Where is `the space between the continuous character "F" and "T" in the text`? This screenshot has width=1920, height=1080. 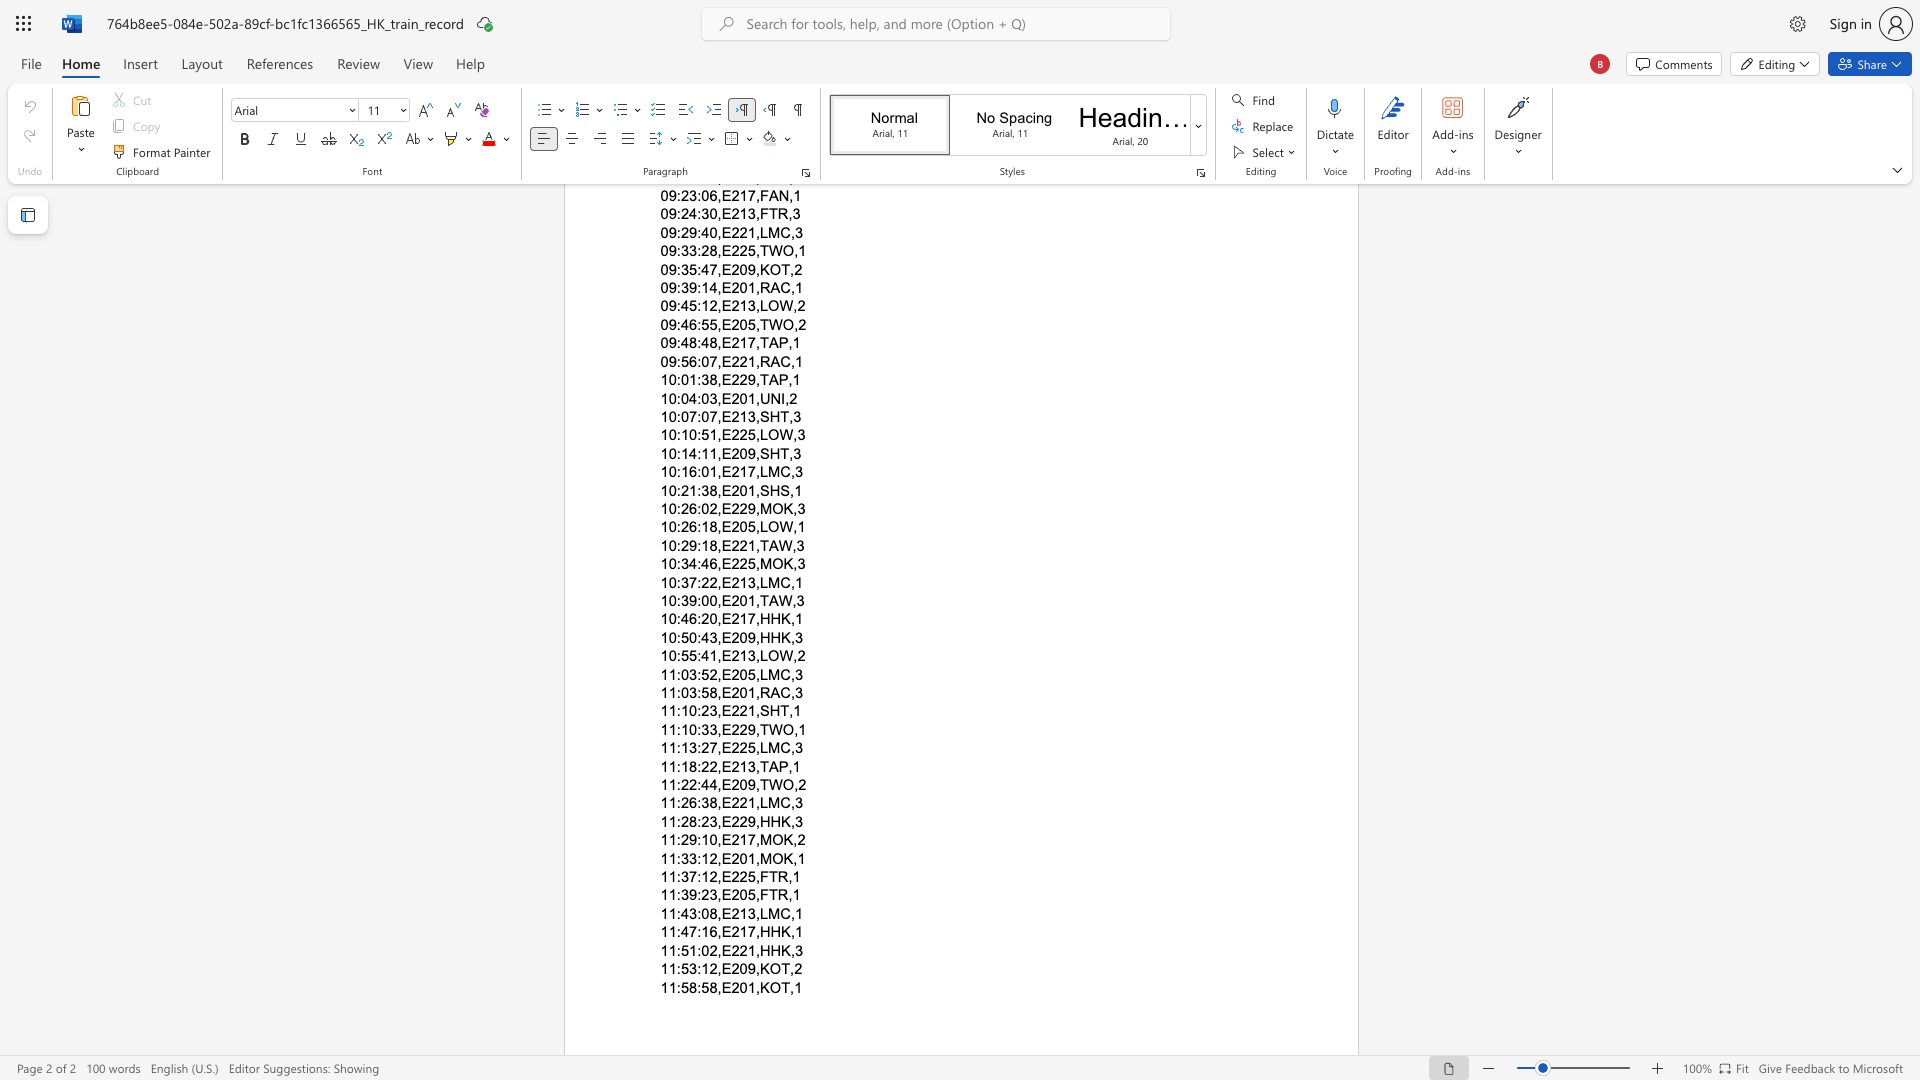
the space between the continuous character "F" and "T" in the text is located at coordinates (767, 894).